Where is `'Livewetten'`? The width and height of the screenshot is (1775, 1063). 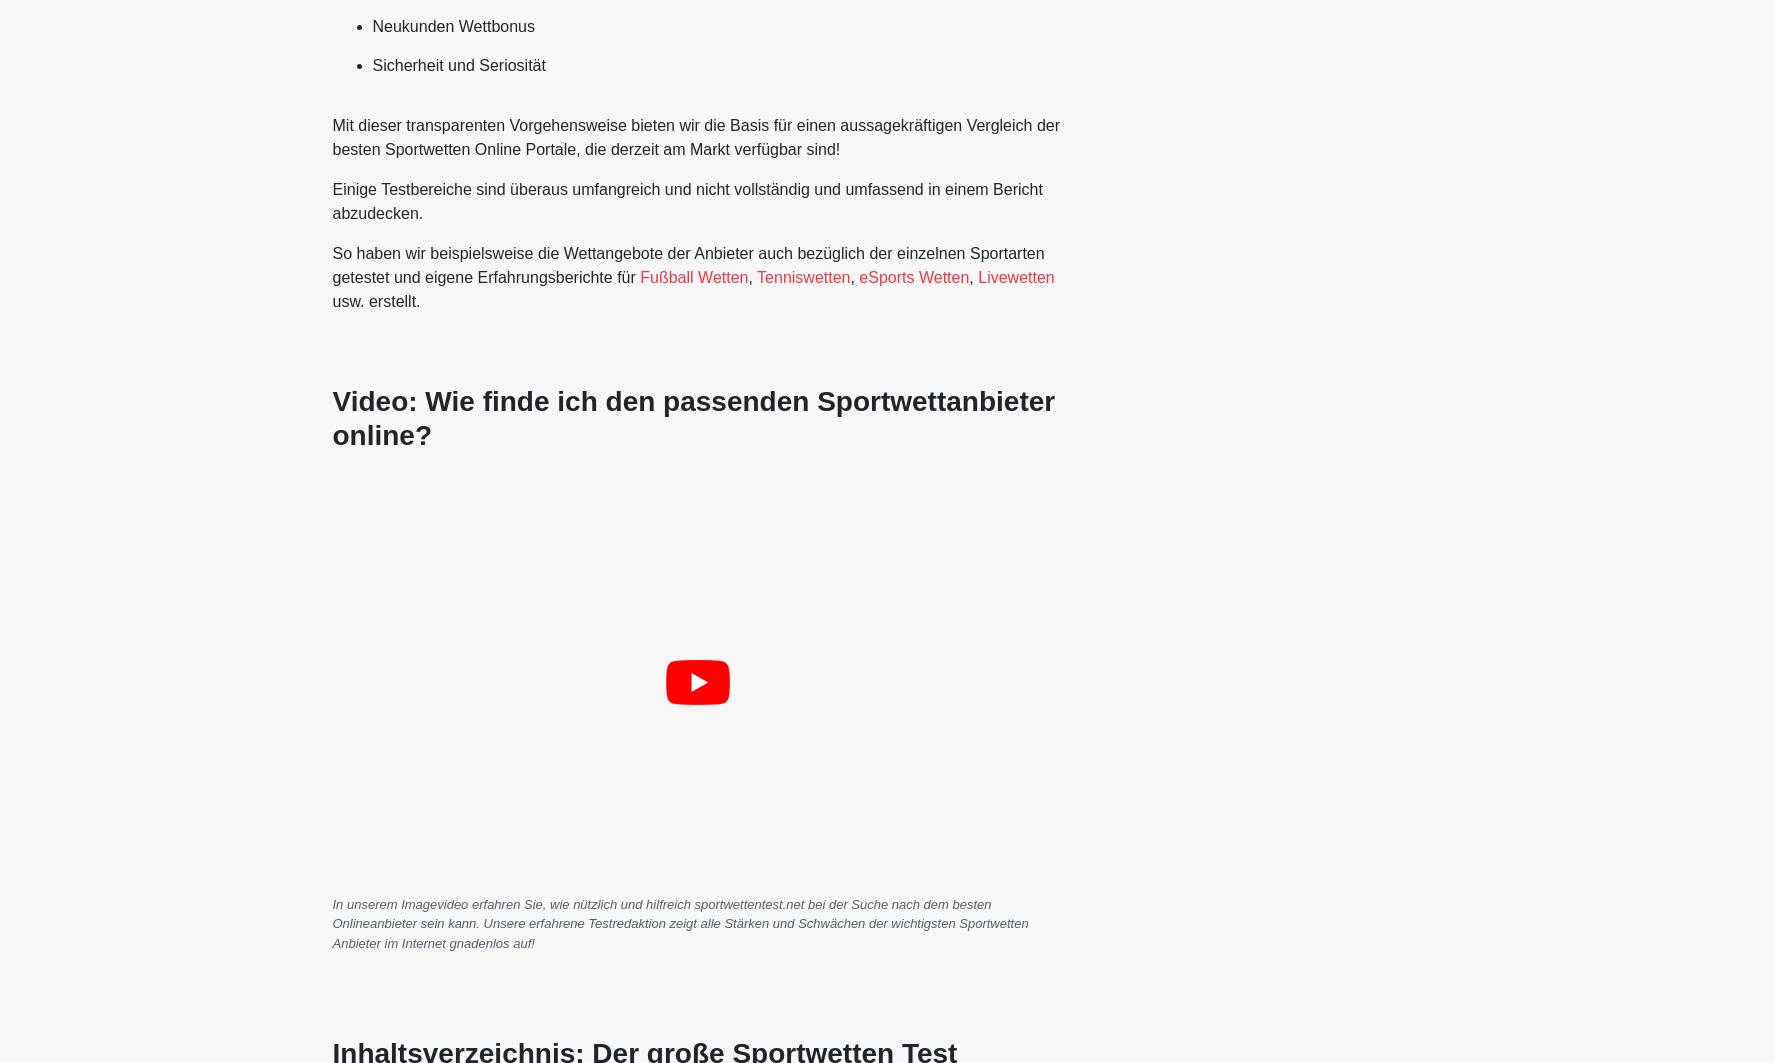 'Livewetten' is located at coordinates (1015, 277).